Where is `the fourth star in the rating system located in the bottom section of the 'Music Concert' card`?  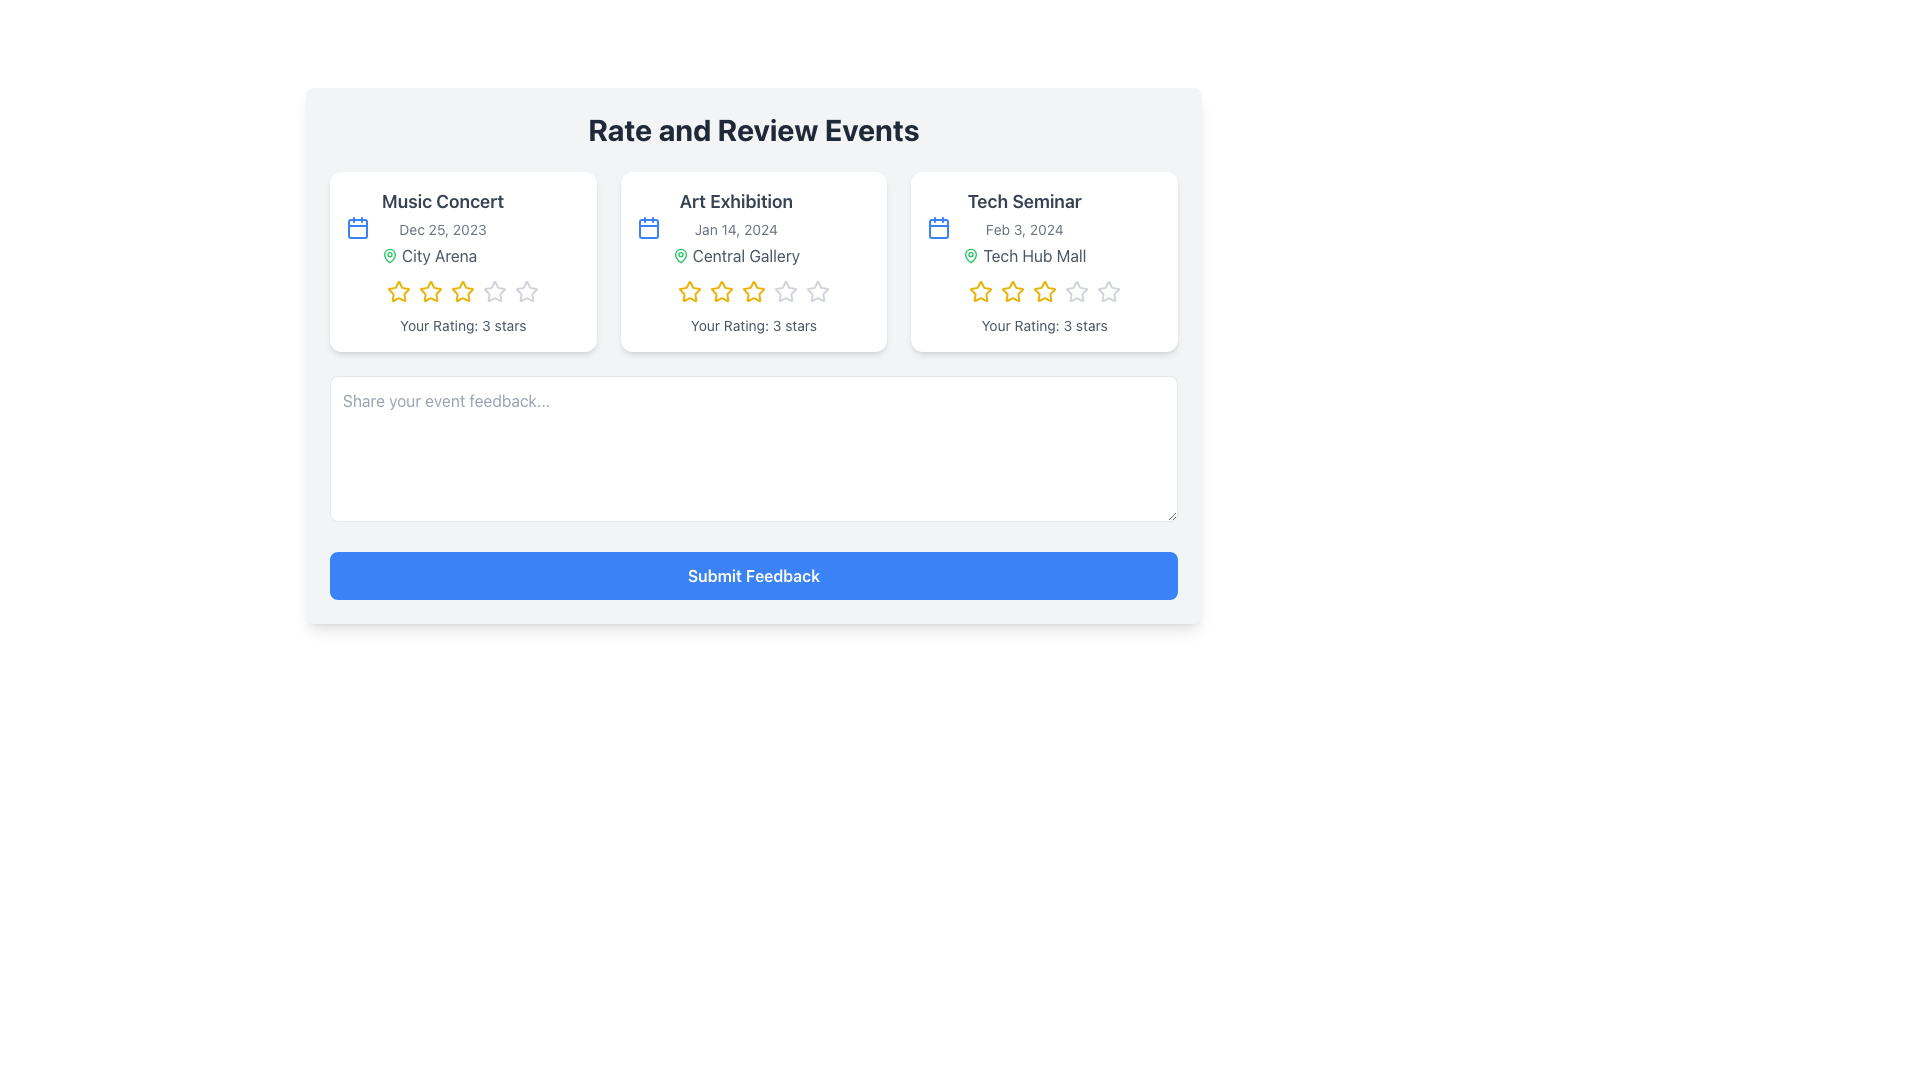 the fourth star in the rating system located in the bottom section of the 'Music Concert' card is located at coordinates (527, 292).